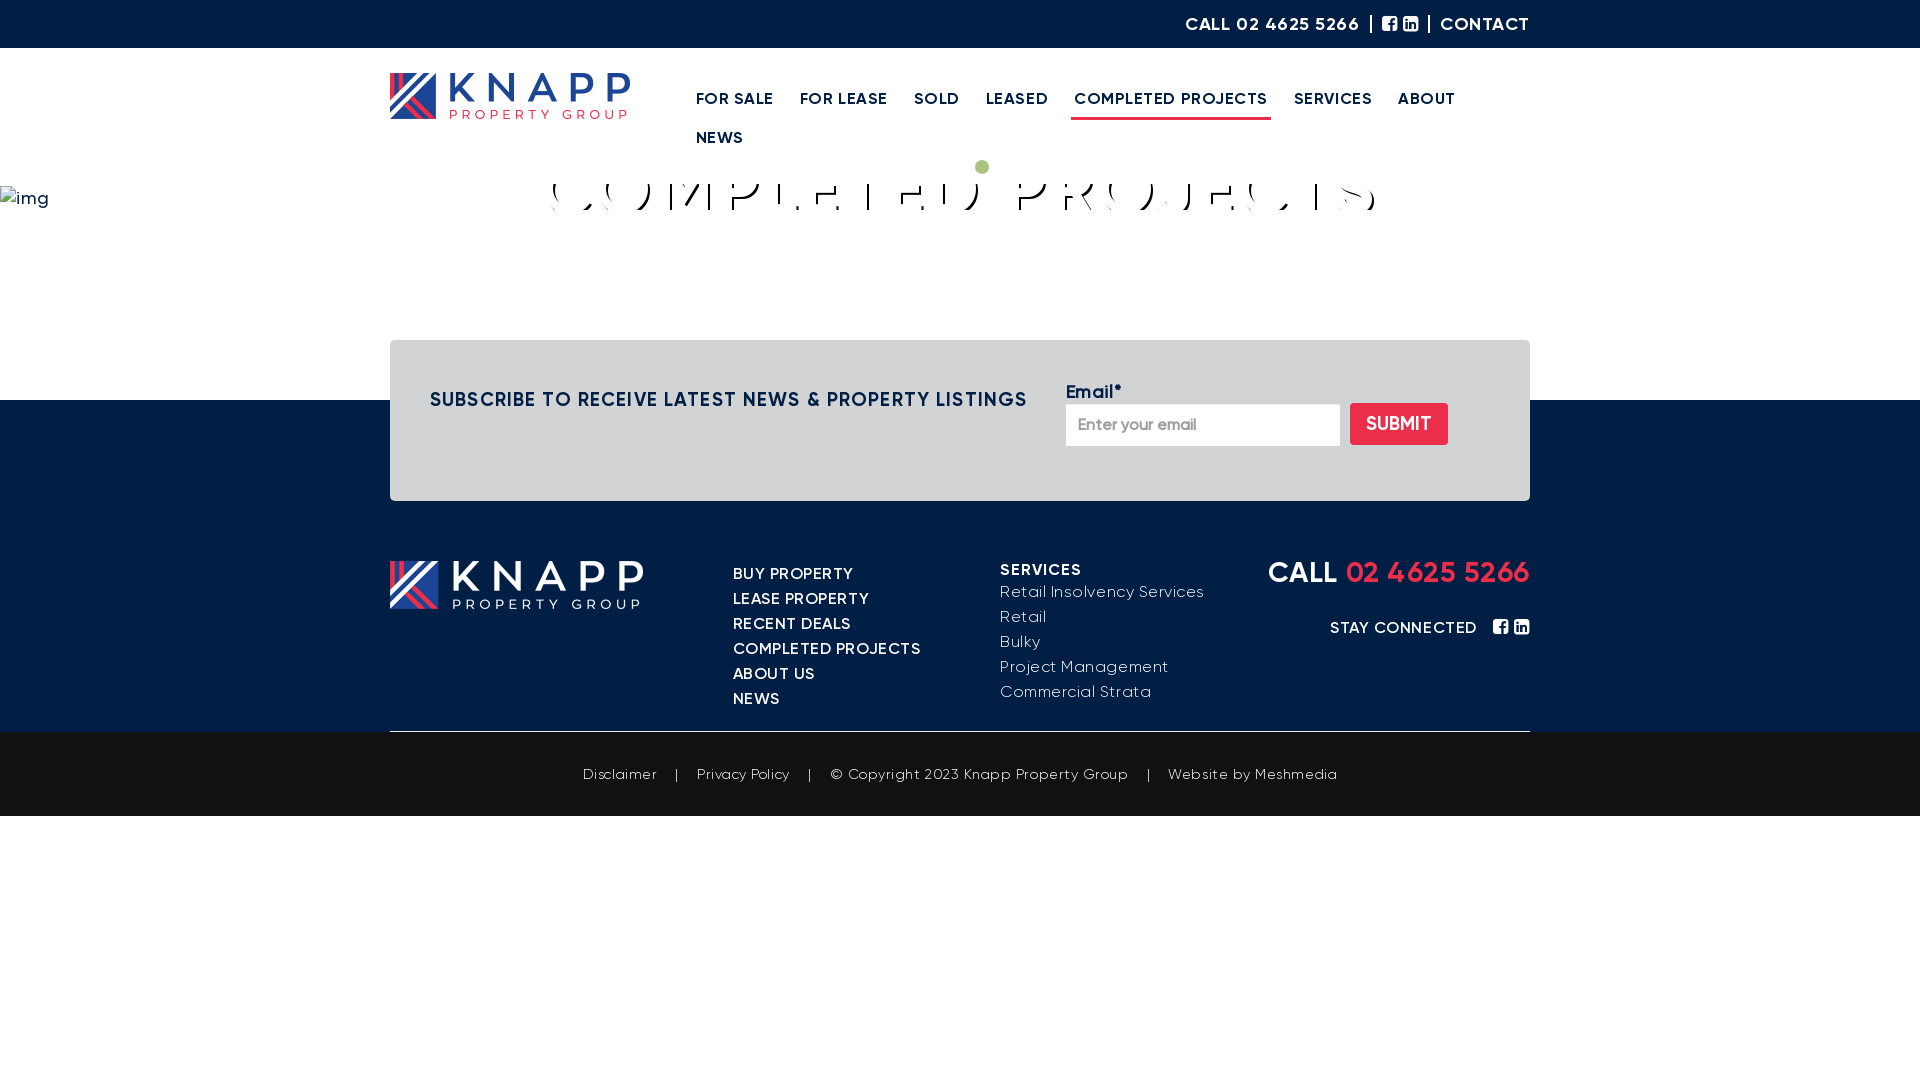 The width and height of the screenshot is (1920, 1080). I want to click on 'LEASED', so click(1017, 100).